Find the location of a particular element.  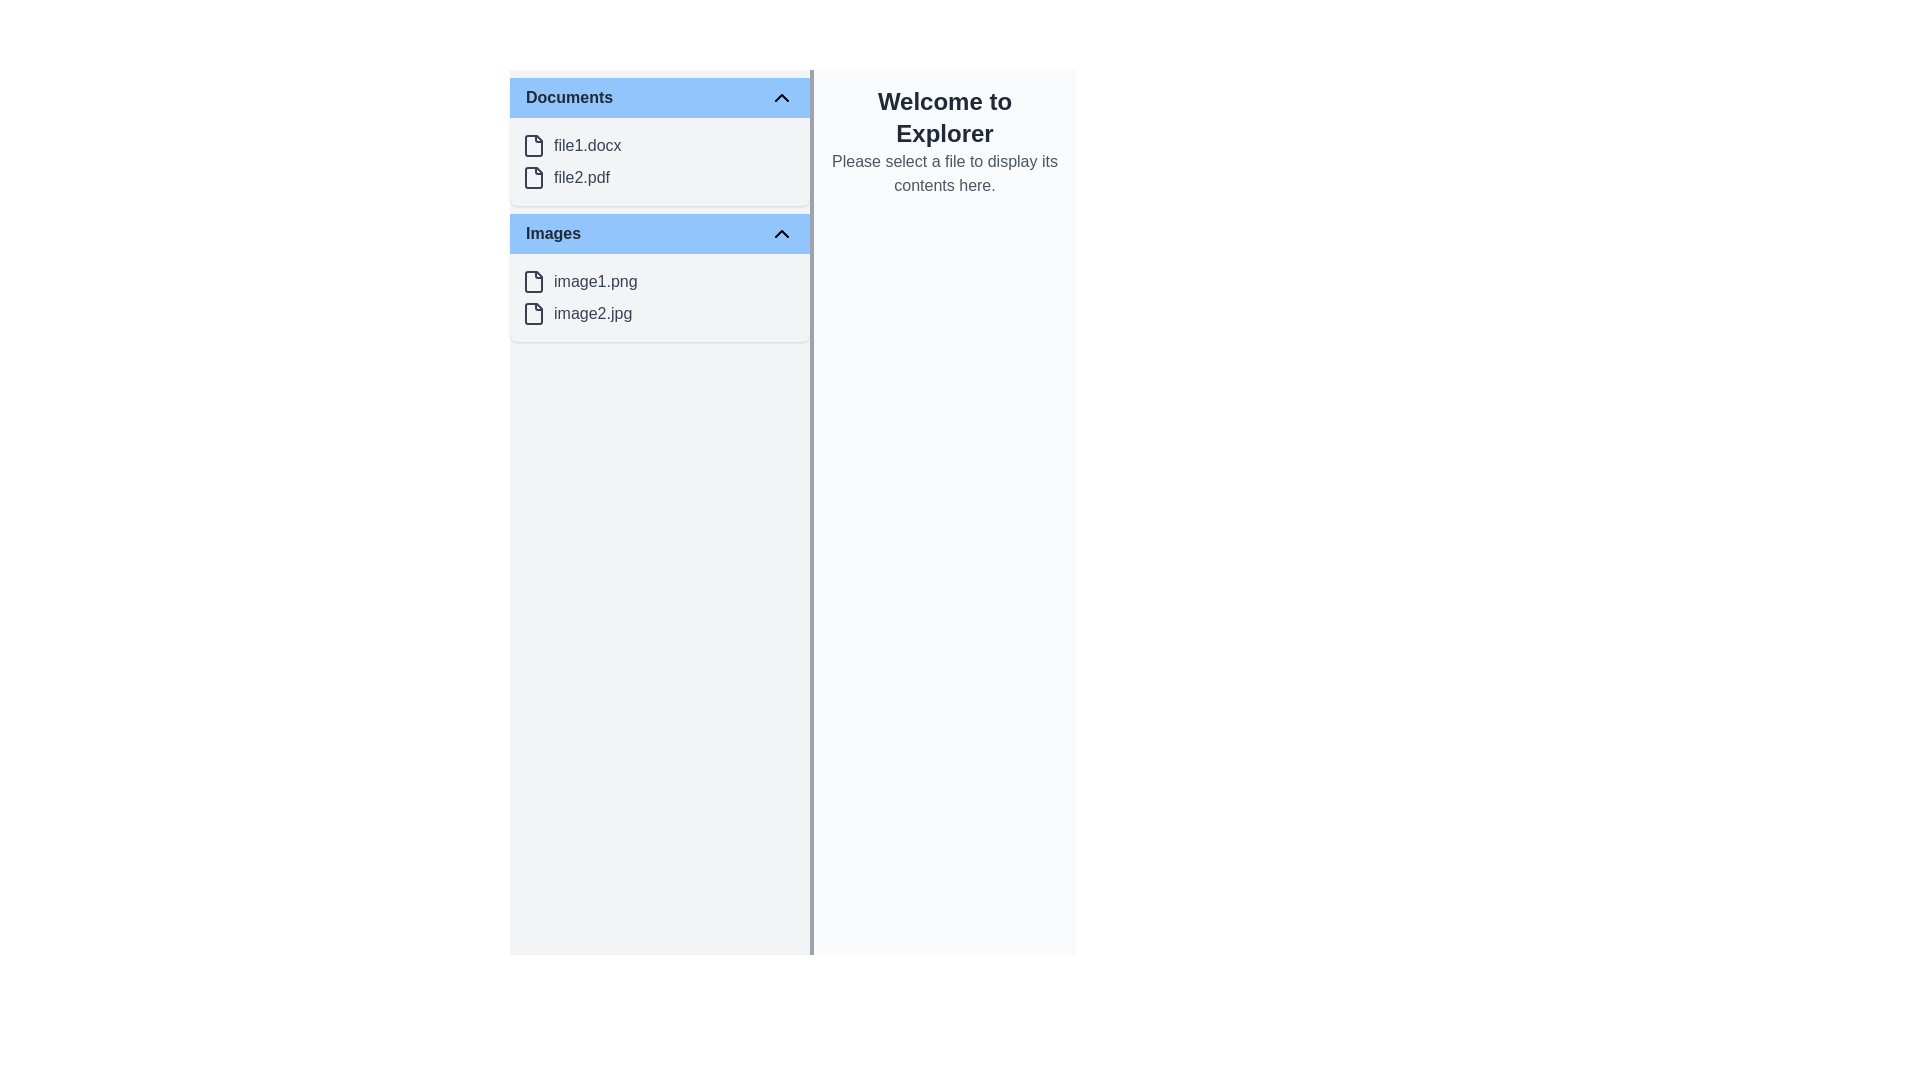

the text label displaying the message 'Please select a file is located at coordinates (944, 172).